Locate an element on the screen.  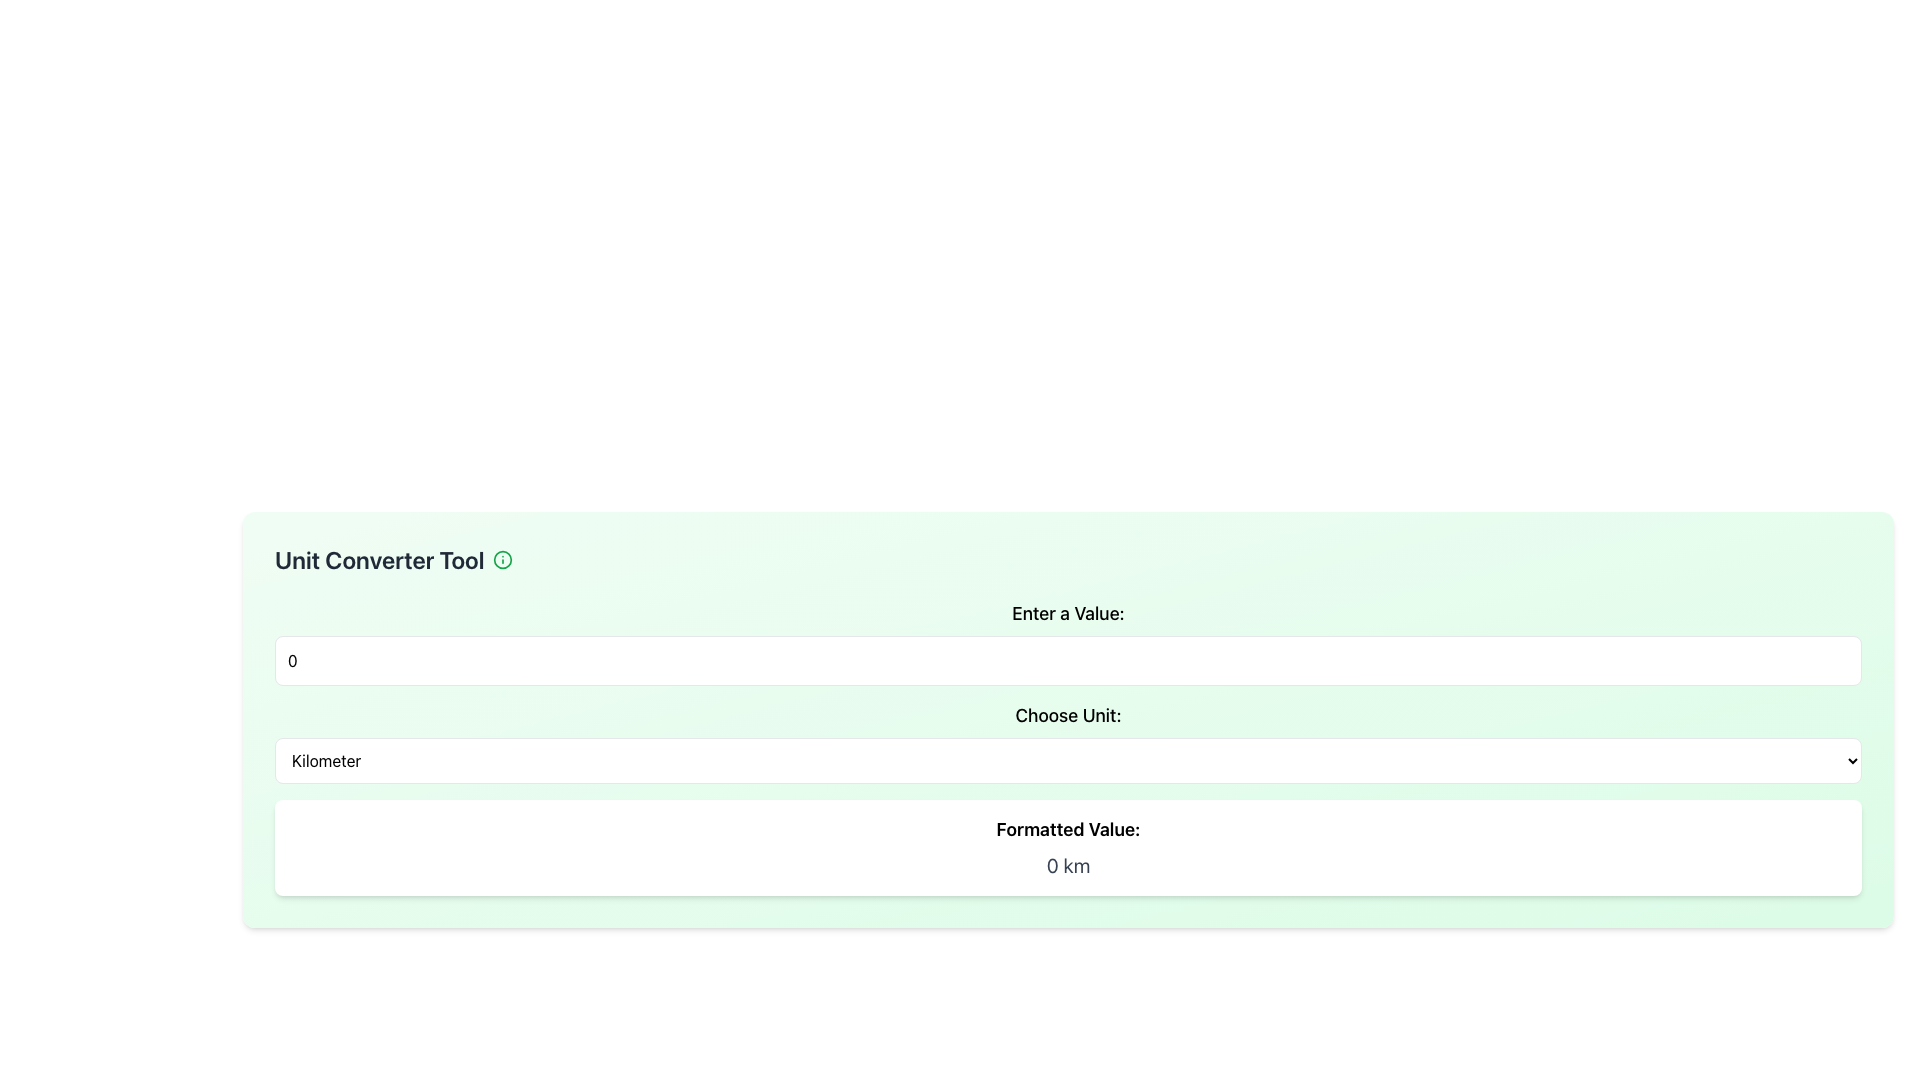
the dropdown menu displaying 'Kilometer' is located at coordinates (1067, 760).